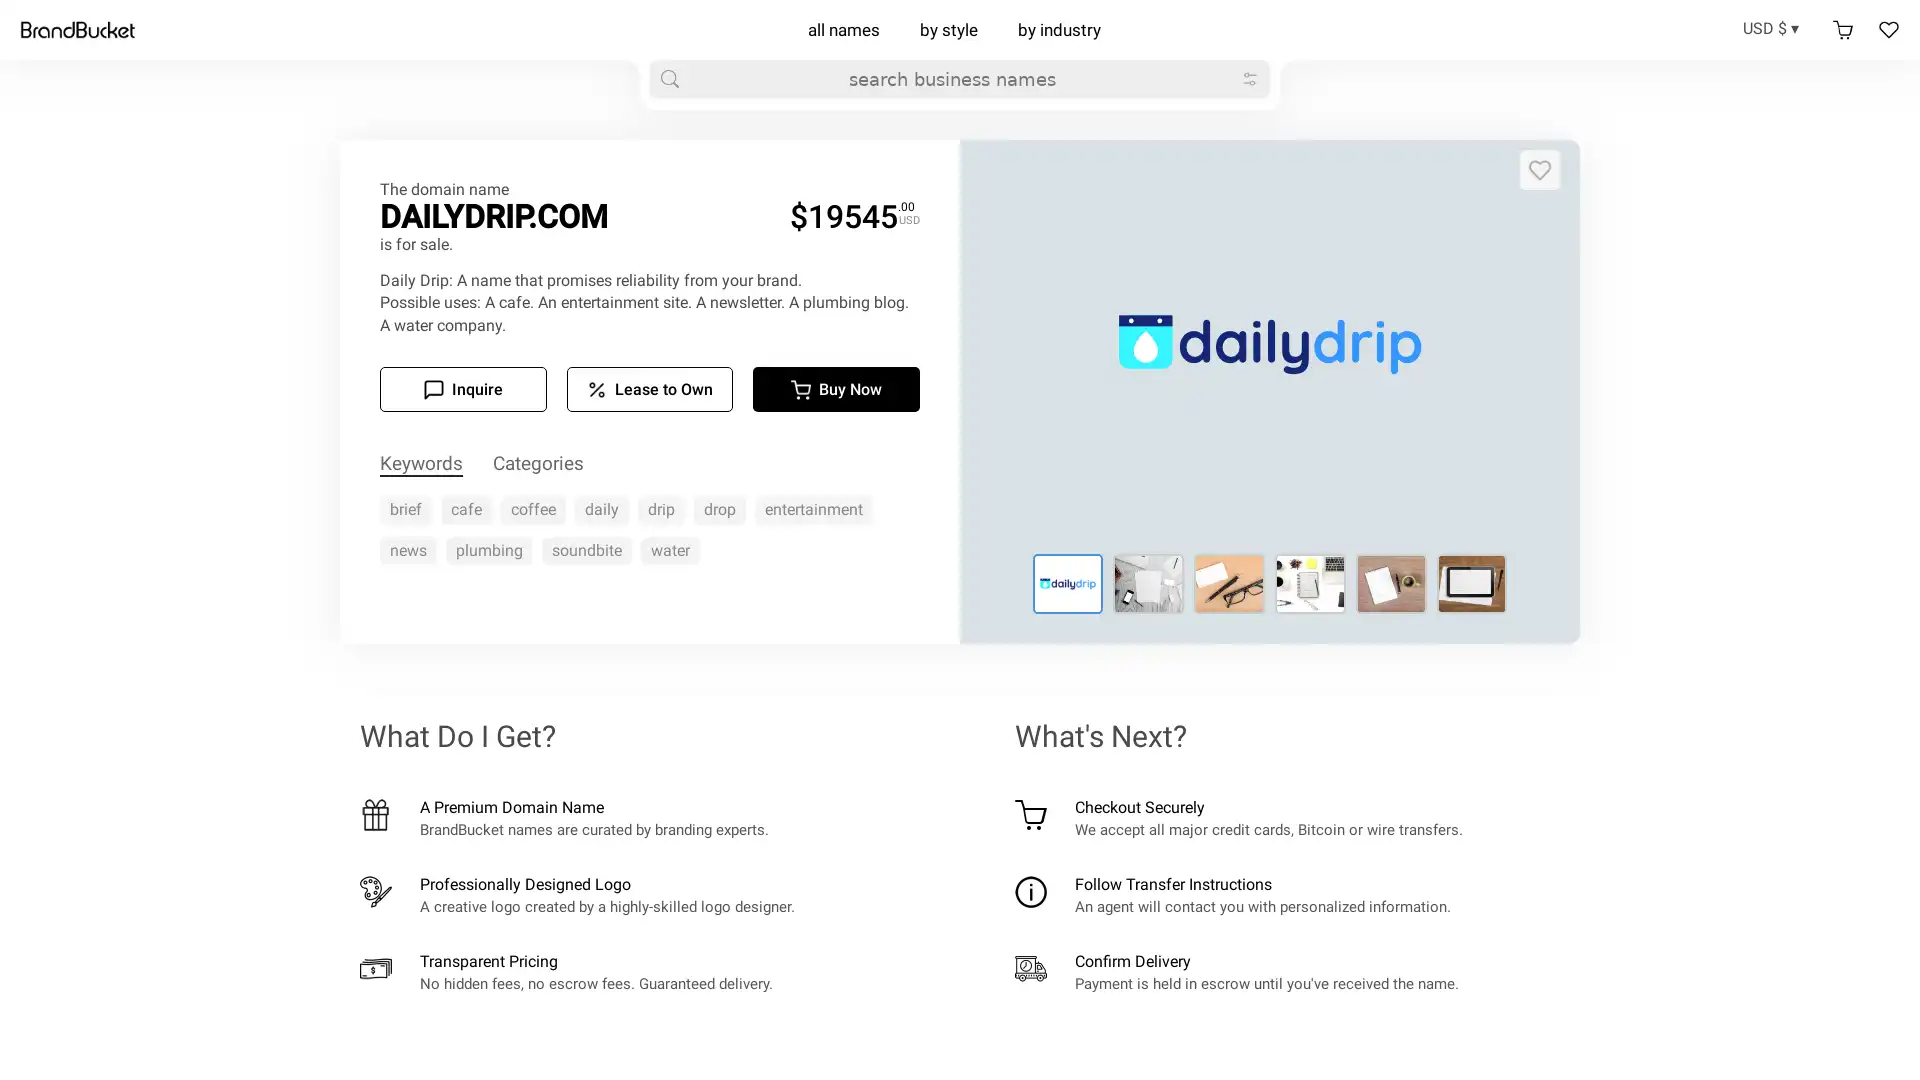  What do you see at coordinates (1389, 583) in the screenshot?
I see `Logo for dailydrip.com` at bounding box center [1389, 583].